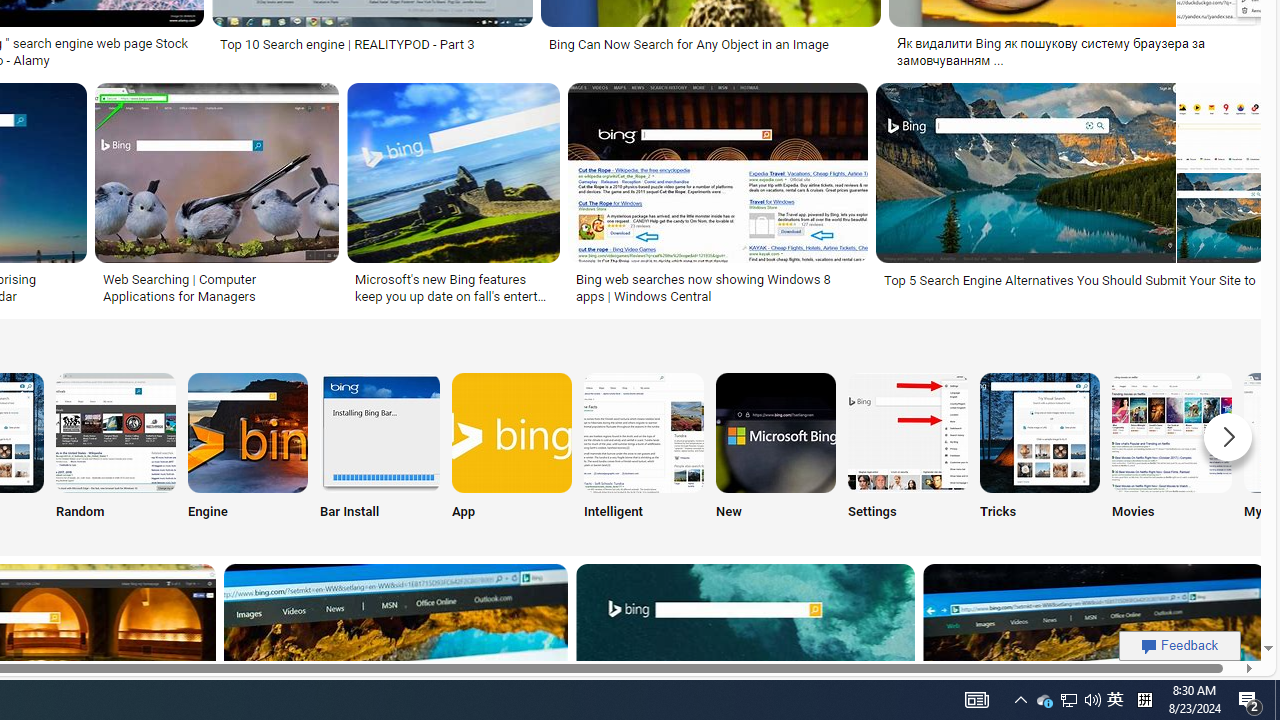  I want to click on 'Random', so click(115, 450).